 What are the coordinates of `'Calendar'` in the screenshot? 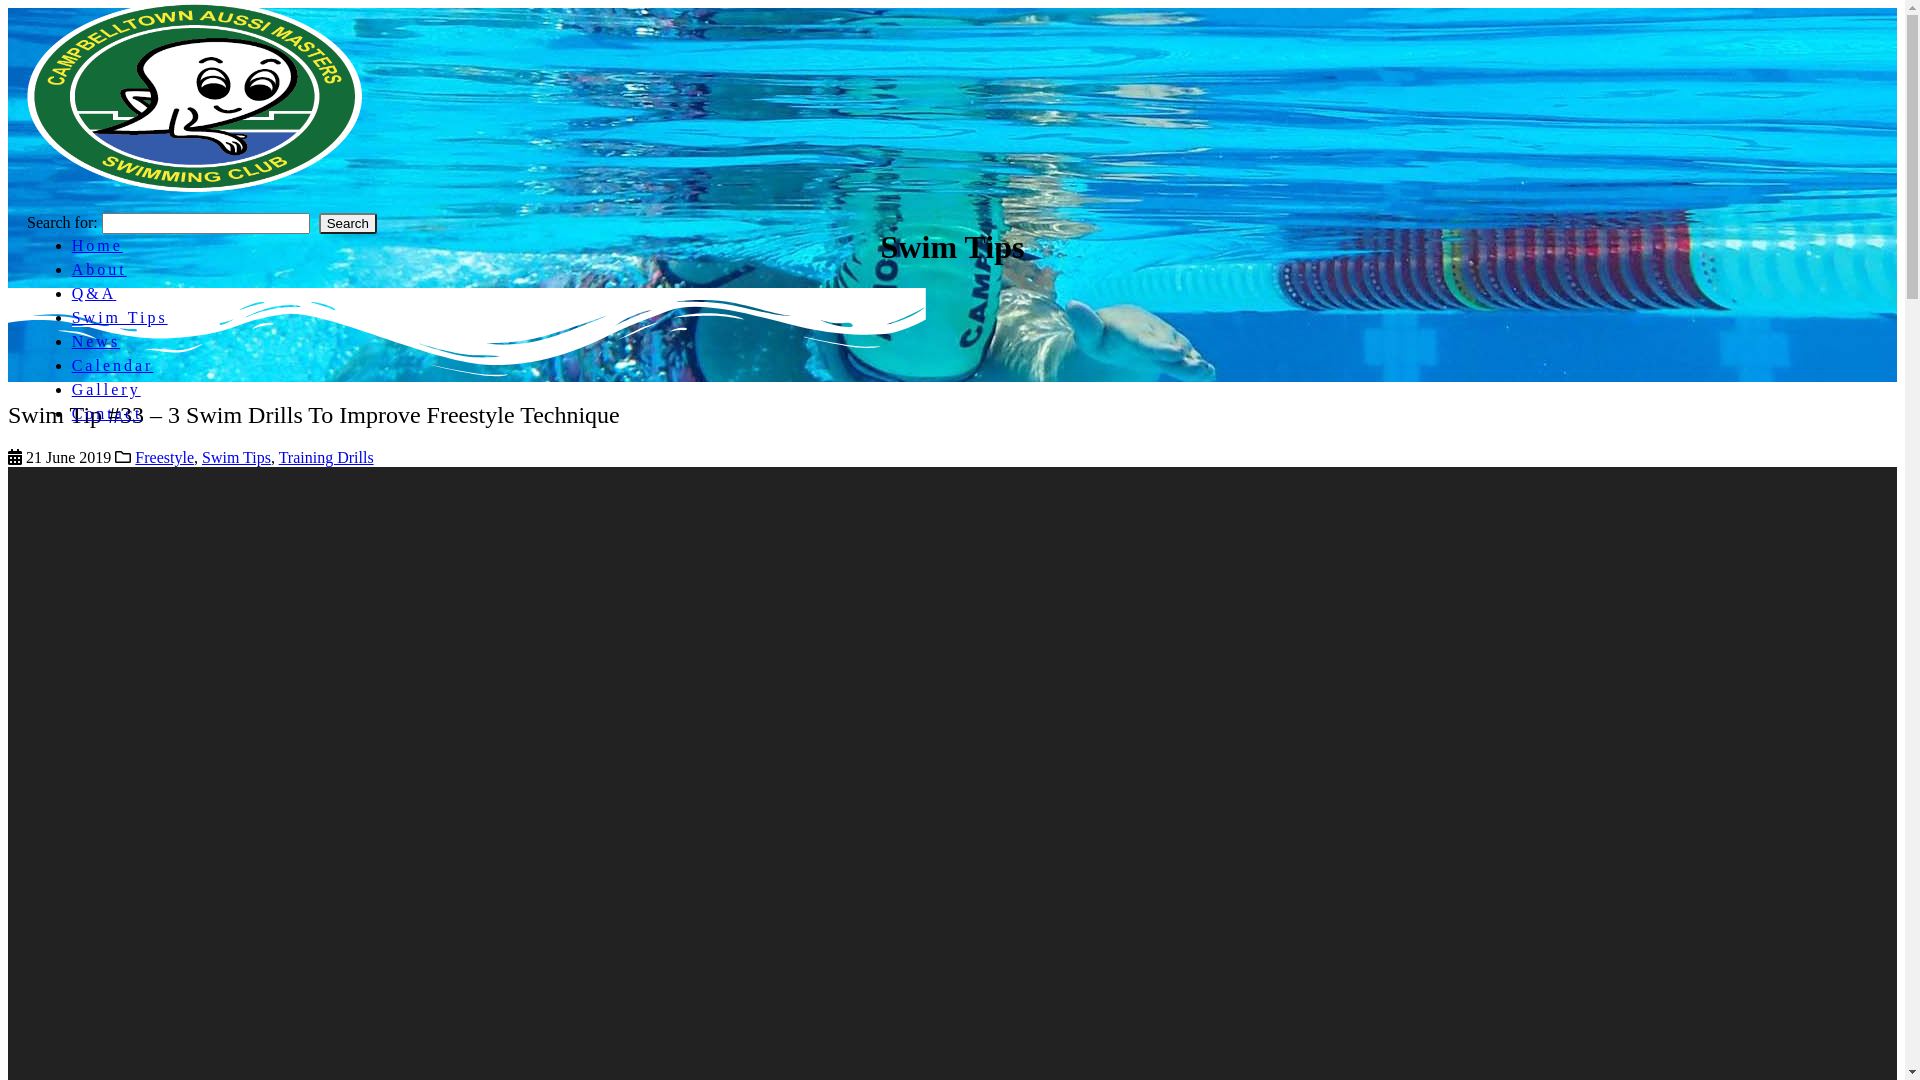 It's located at (112, 365).